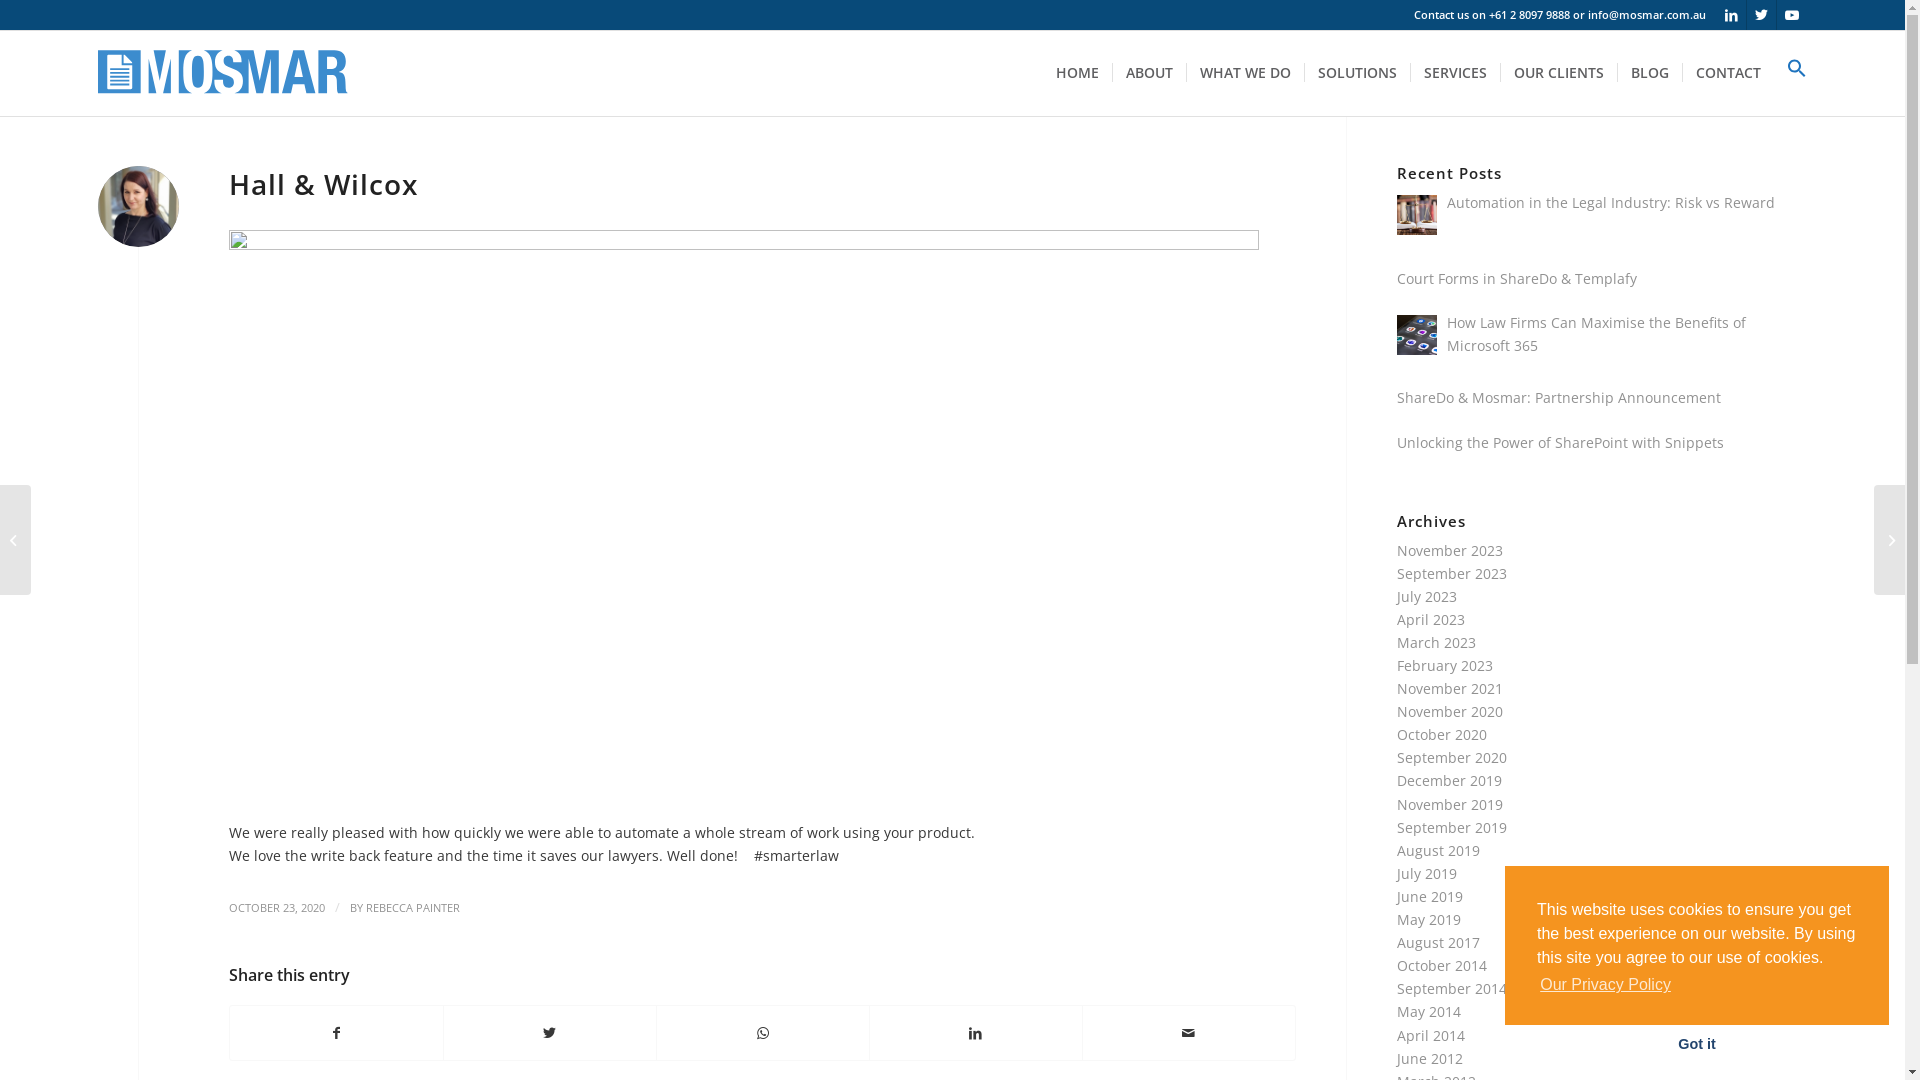  Describe the element at coordinates (1437, 850) in the screenshot. I see `'August 2019'` at that location.